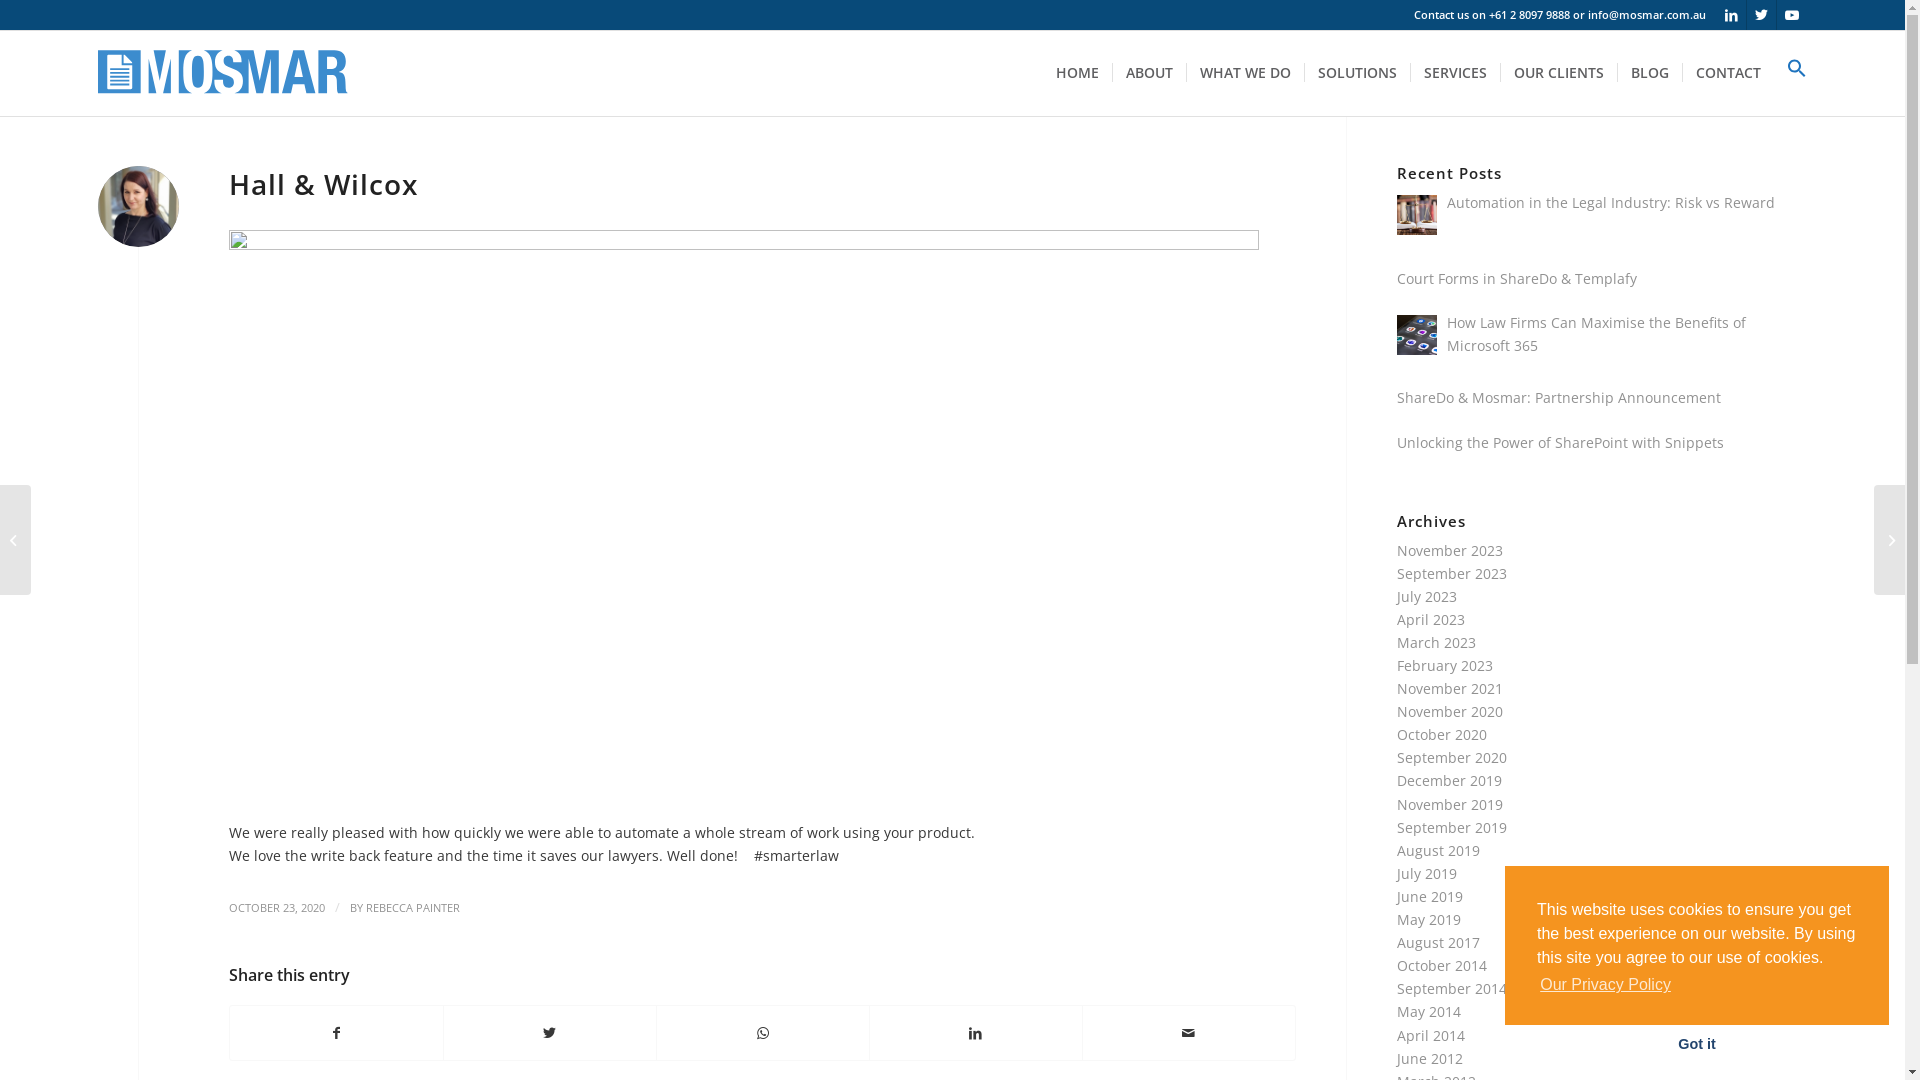  Describe the element at coordinates (1437, 850) in the screenshot. I see `'August 2019'` at that location.